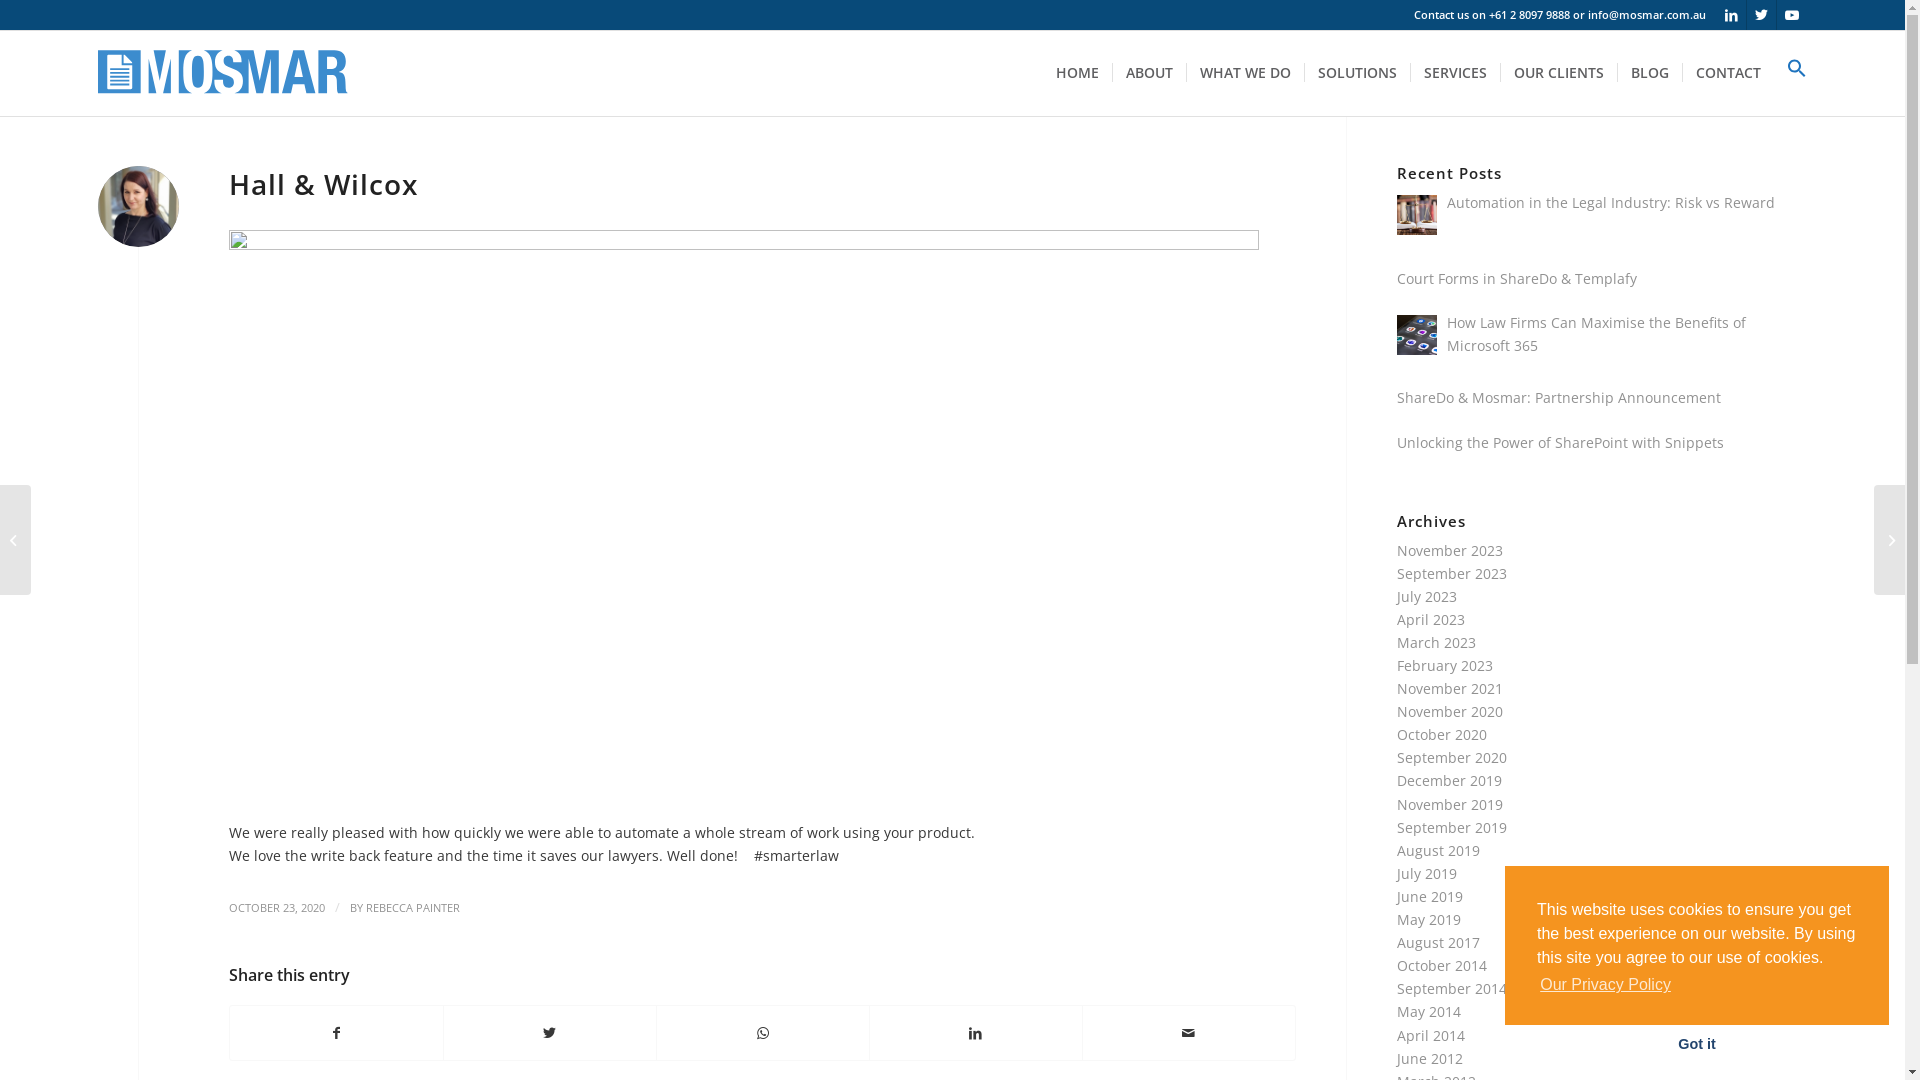  Describe the element at coordinates (1437, 850) in the screenshot. I see `'August 2019'` at that location.